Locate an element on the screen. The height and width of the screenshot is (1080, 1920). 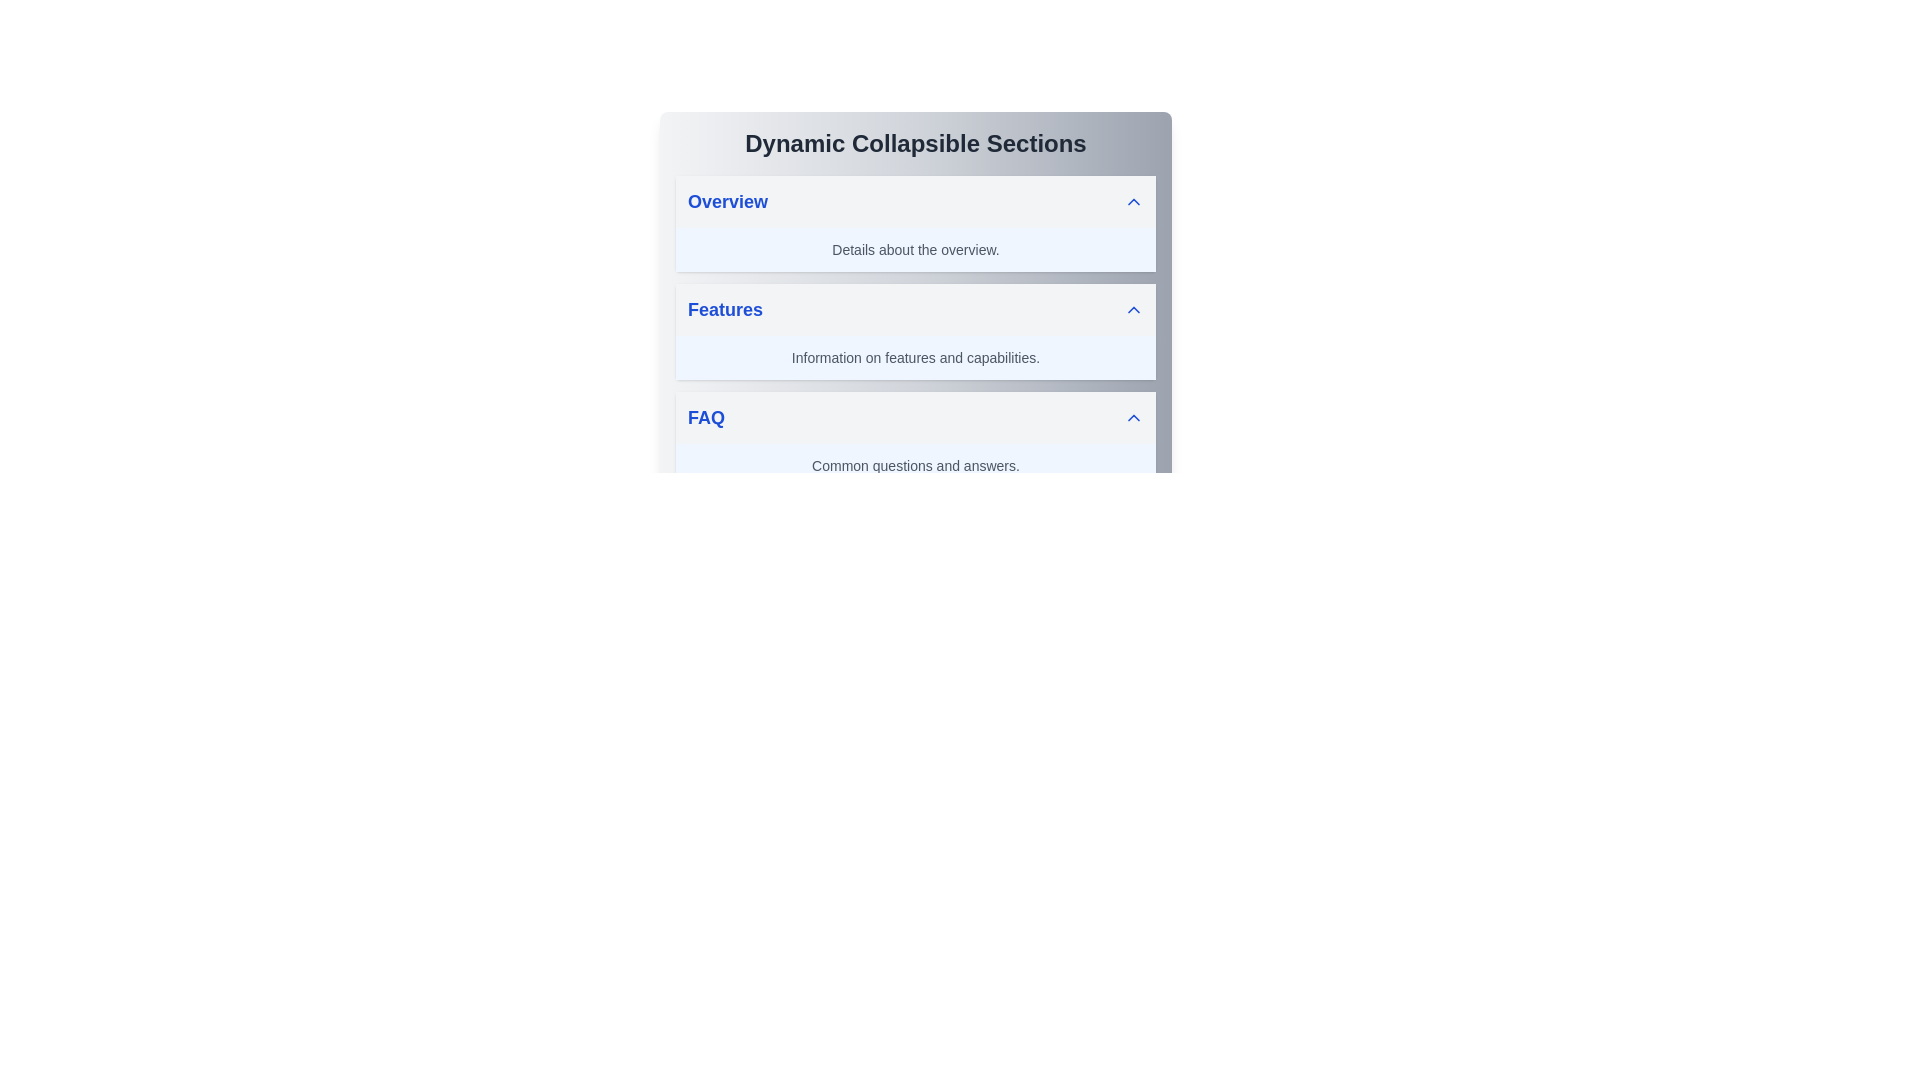
the upward-pointing chevron icon located on the far right of the 'FAQ' section header is located at coordinates (1133, 416).